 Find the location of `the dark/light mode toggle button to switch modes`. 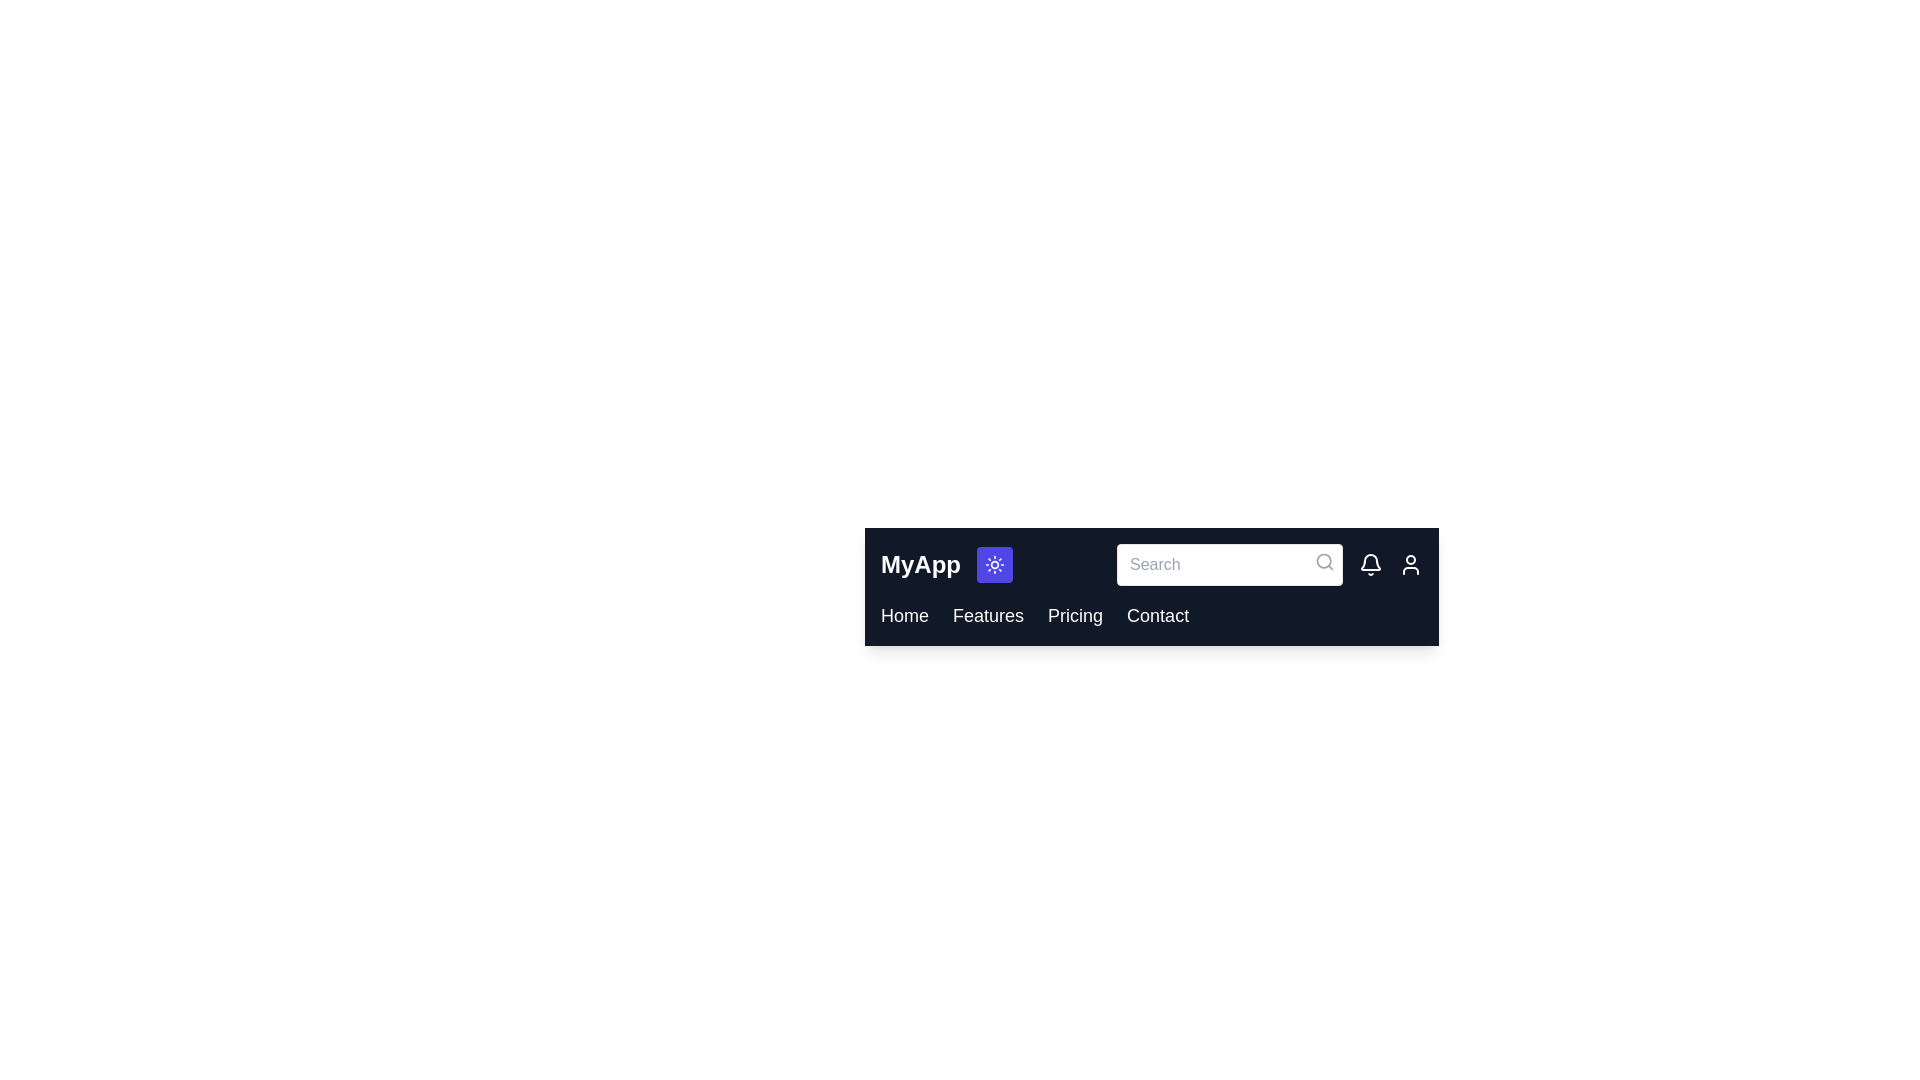

the dark/light mode toggle button to switch modes is located at coordinates (994, 564).